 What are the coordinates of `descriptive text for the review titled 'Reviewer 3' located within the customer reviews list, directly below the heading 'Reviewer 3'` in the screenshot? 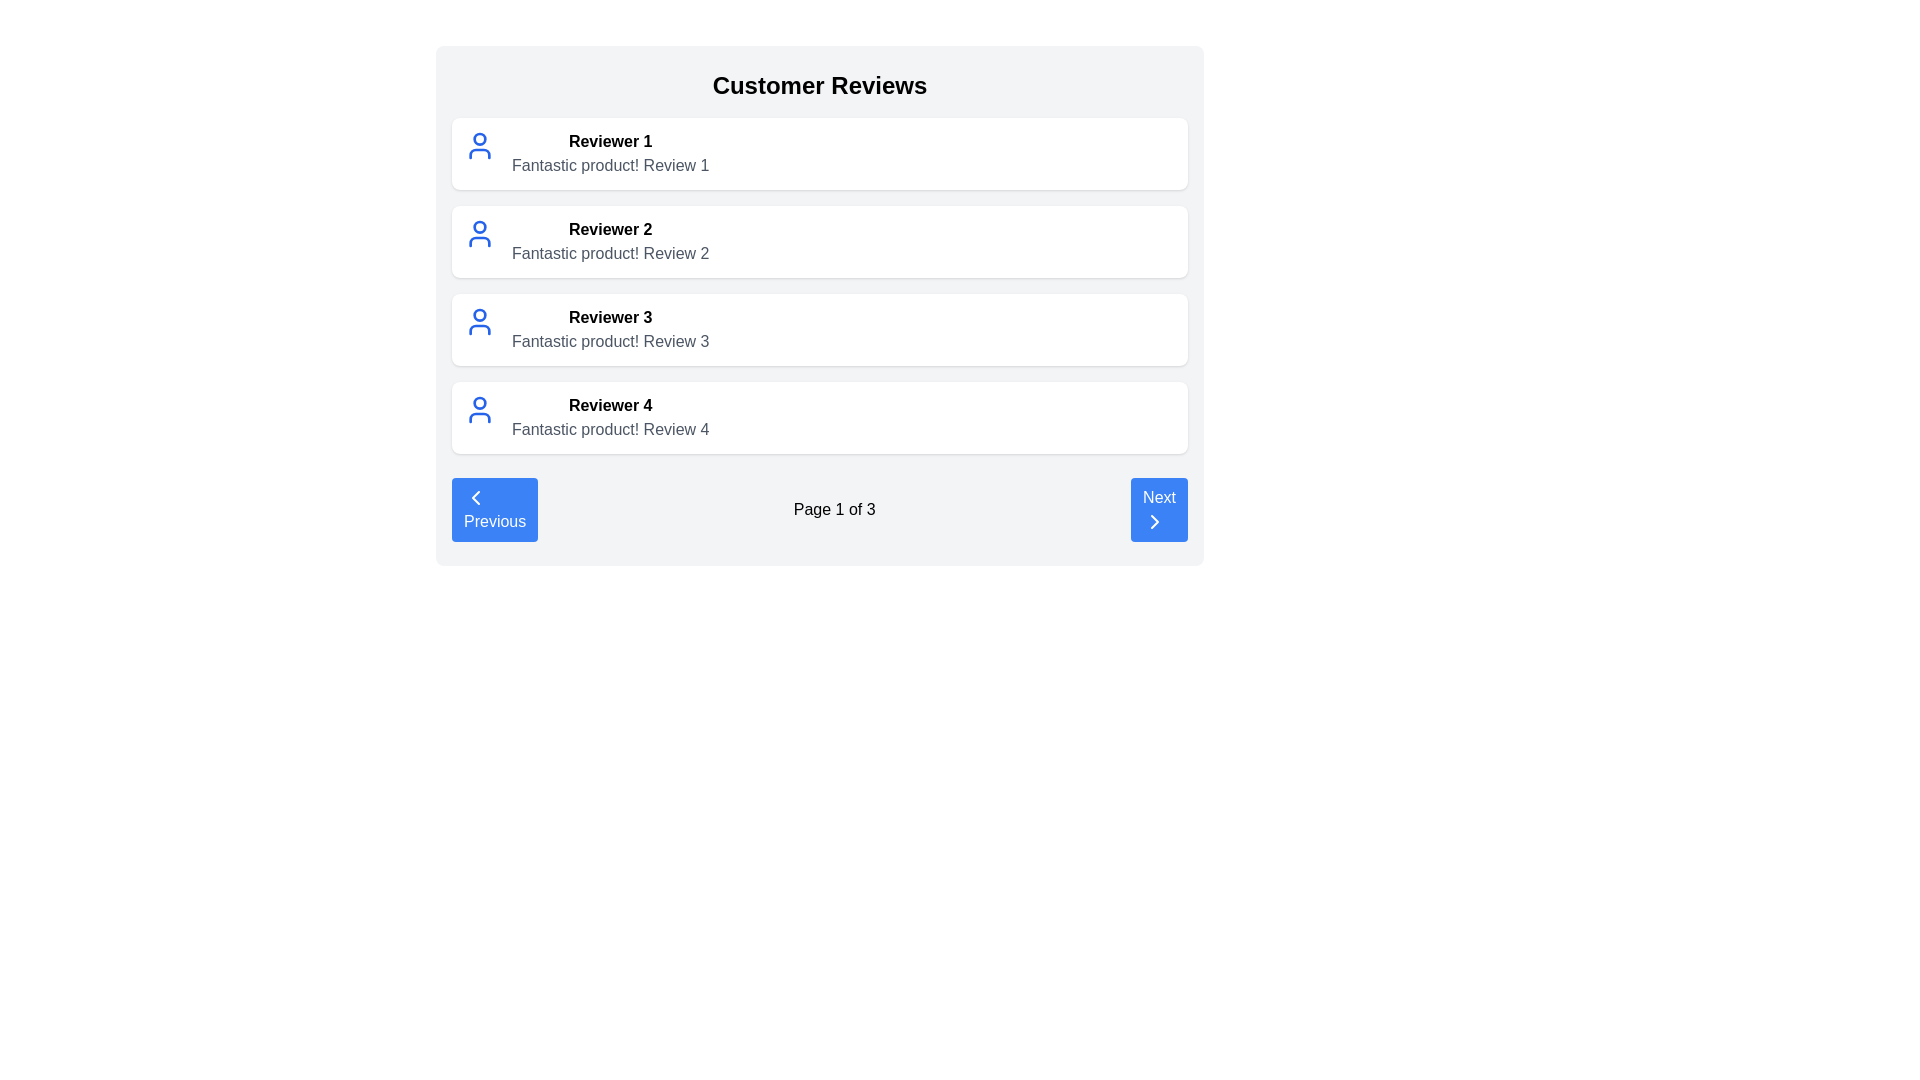 It's located at (609, 341).